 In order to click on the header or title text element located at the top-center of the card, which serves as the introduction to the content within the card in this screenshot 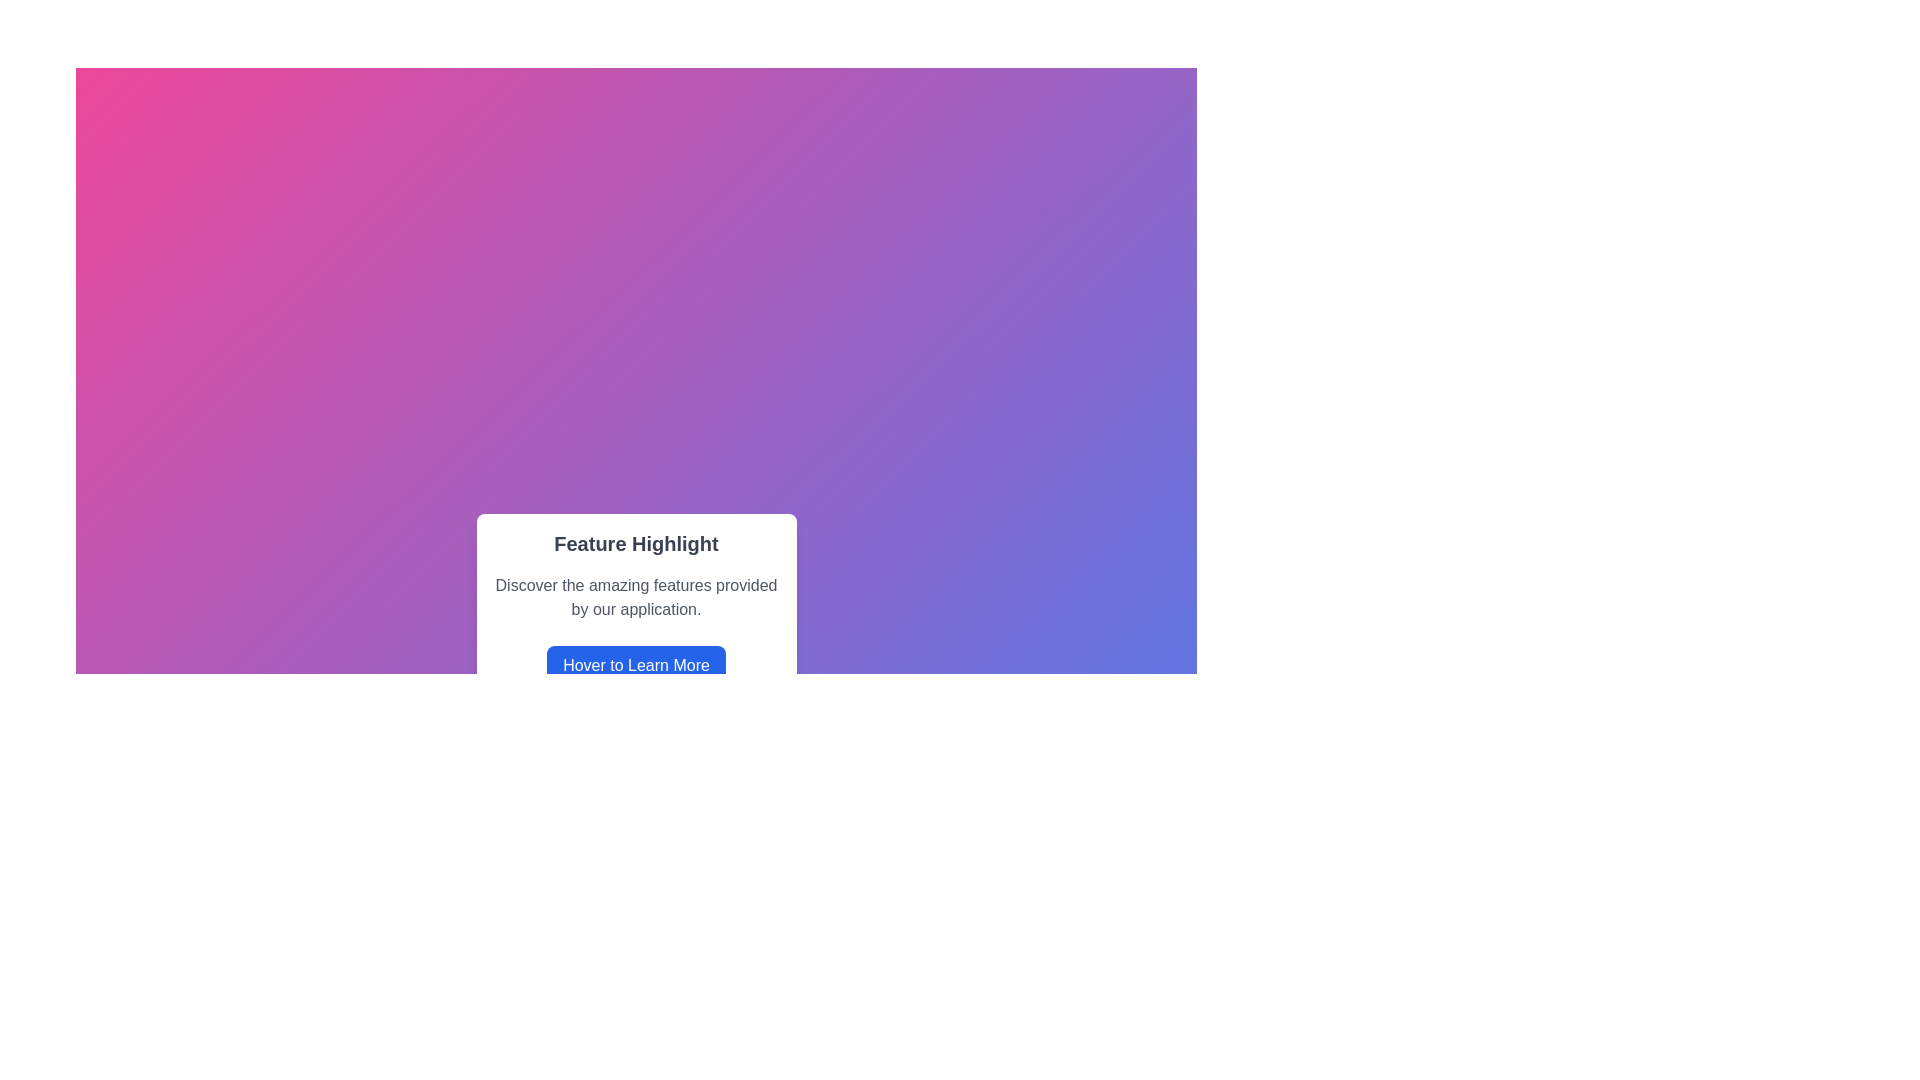, I will do `click(635, 543)`.